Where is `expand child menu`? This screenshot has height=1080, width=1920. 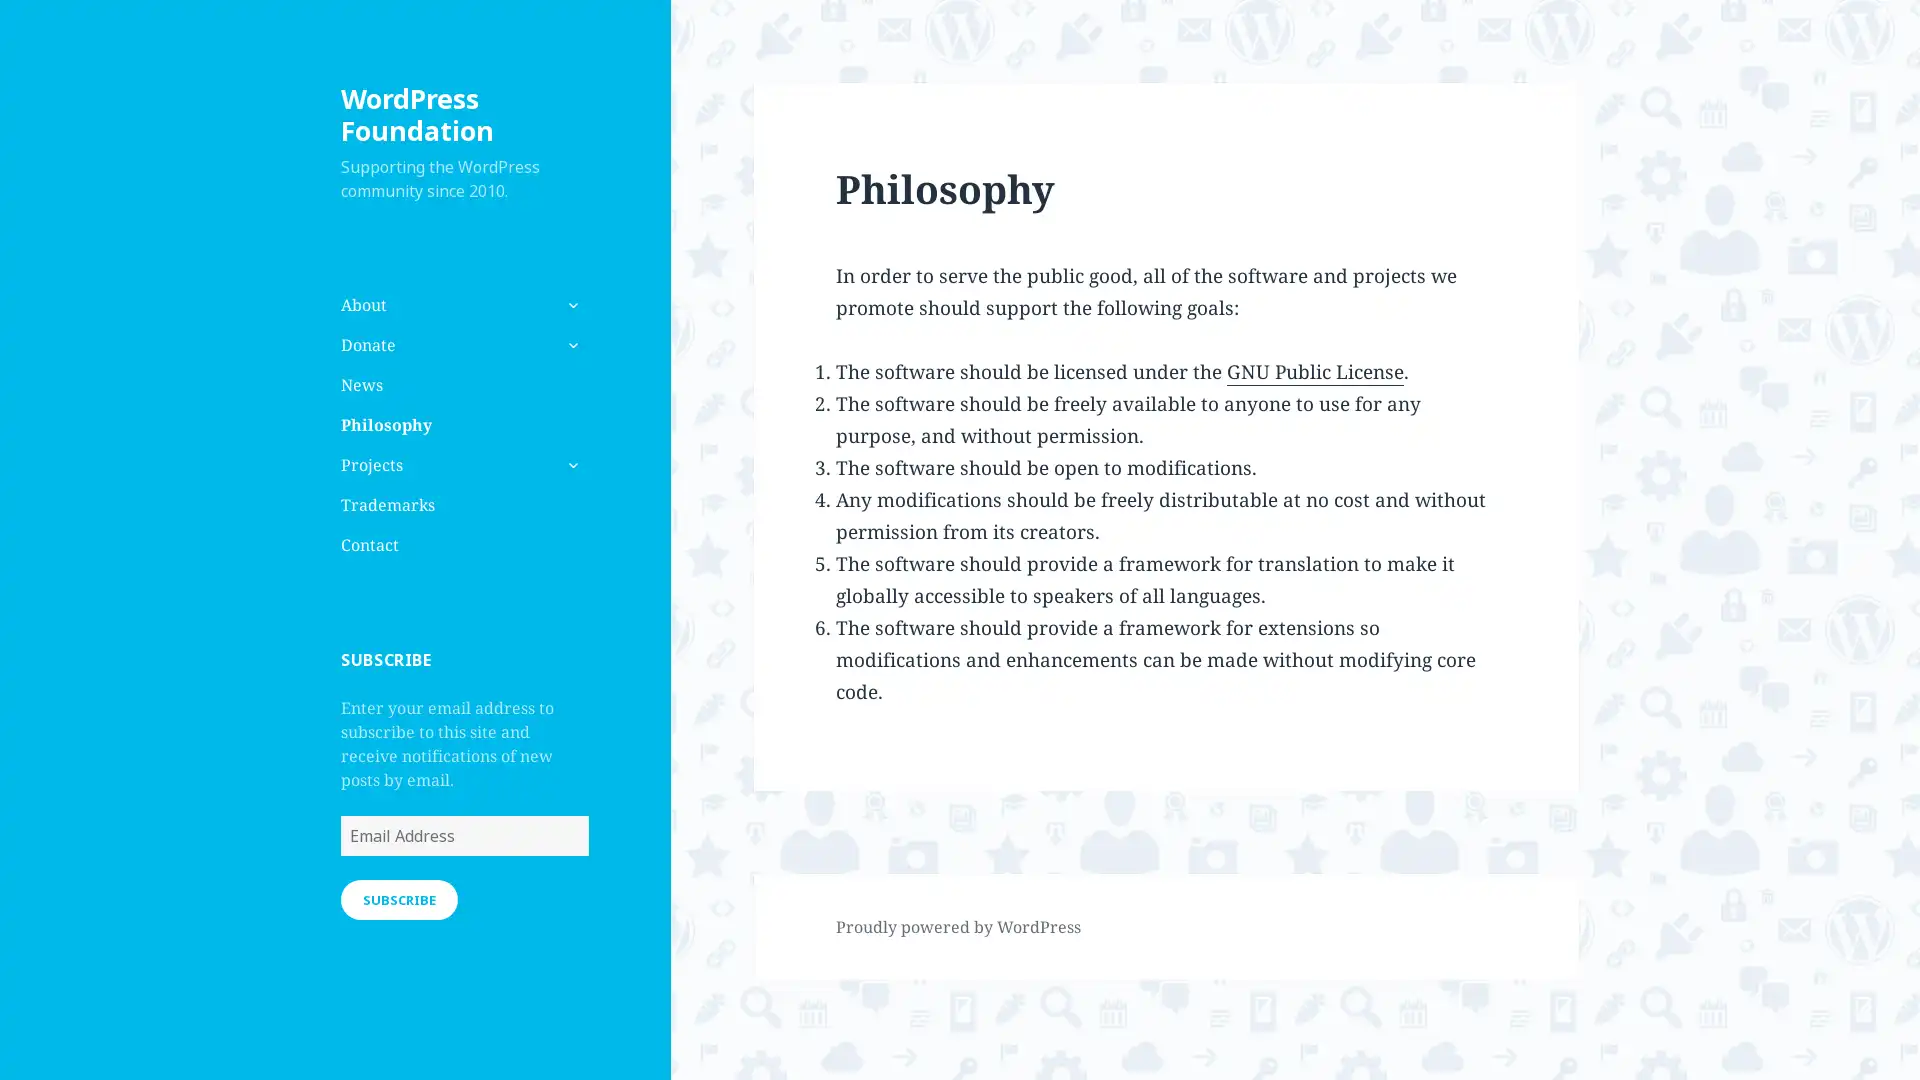
expand child menu is located at coordinates (570, 465).